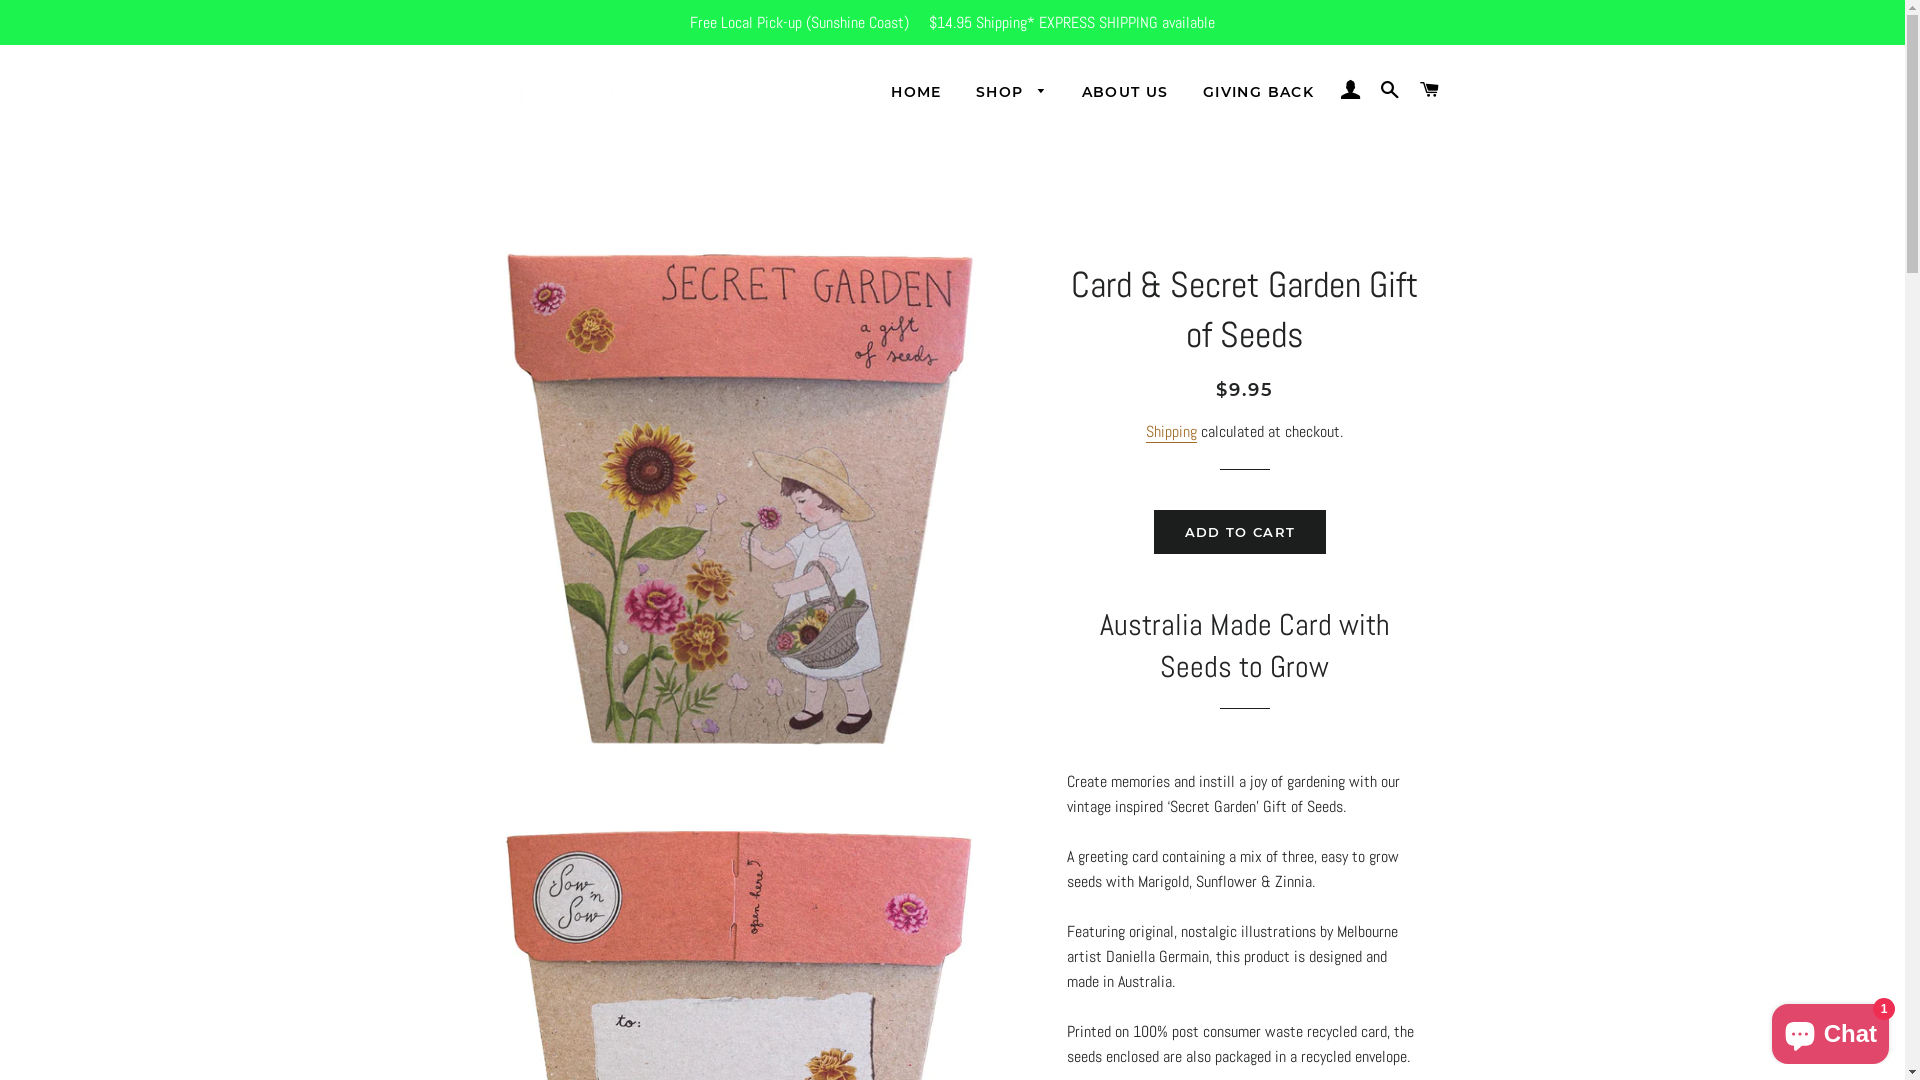 Image resolution: width=1920 pixels, height=1080 pixels. I want to click on 'Shopify online store chat', so click(1766, 1029).